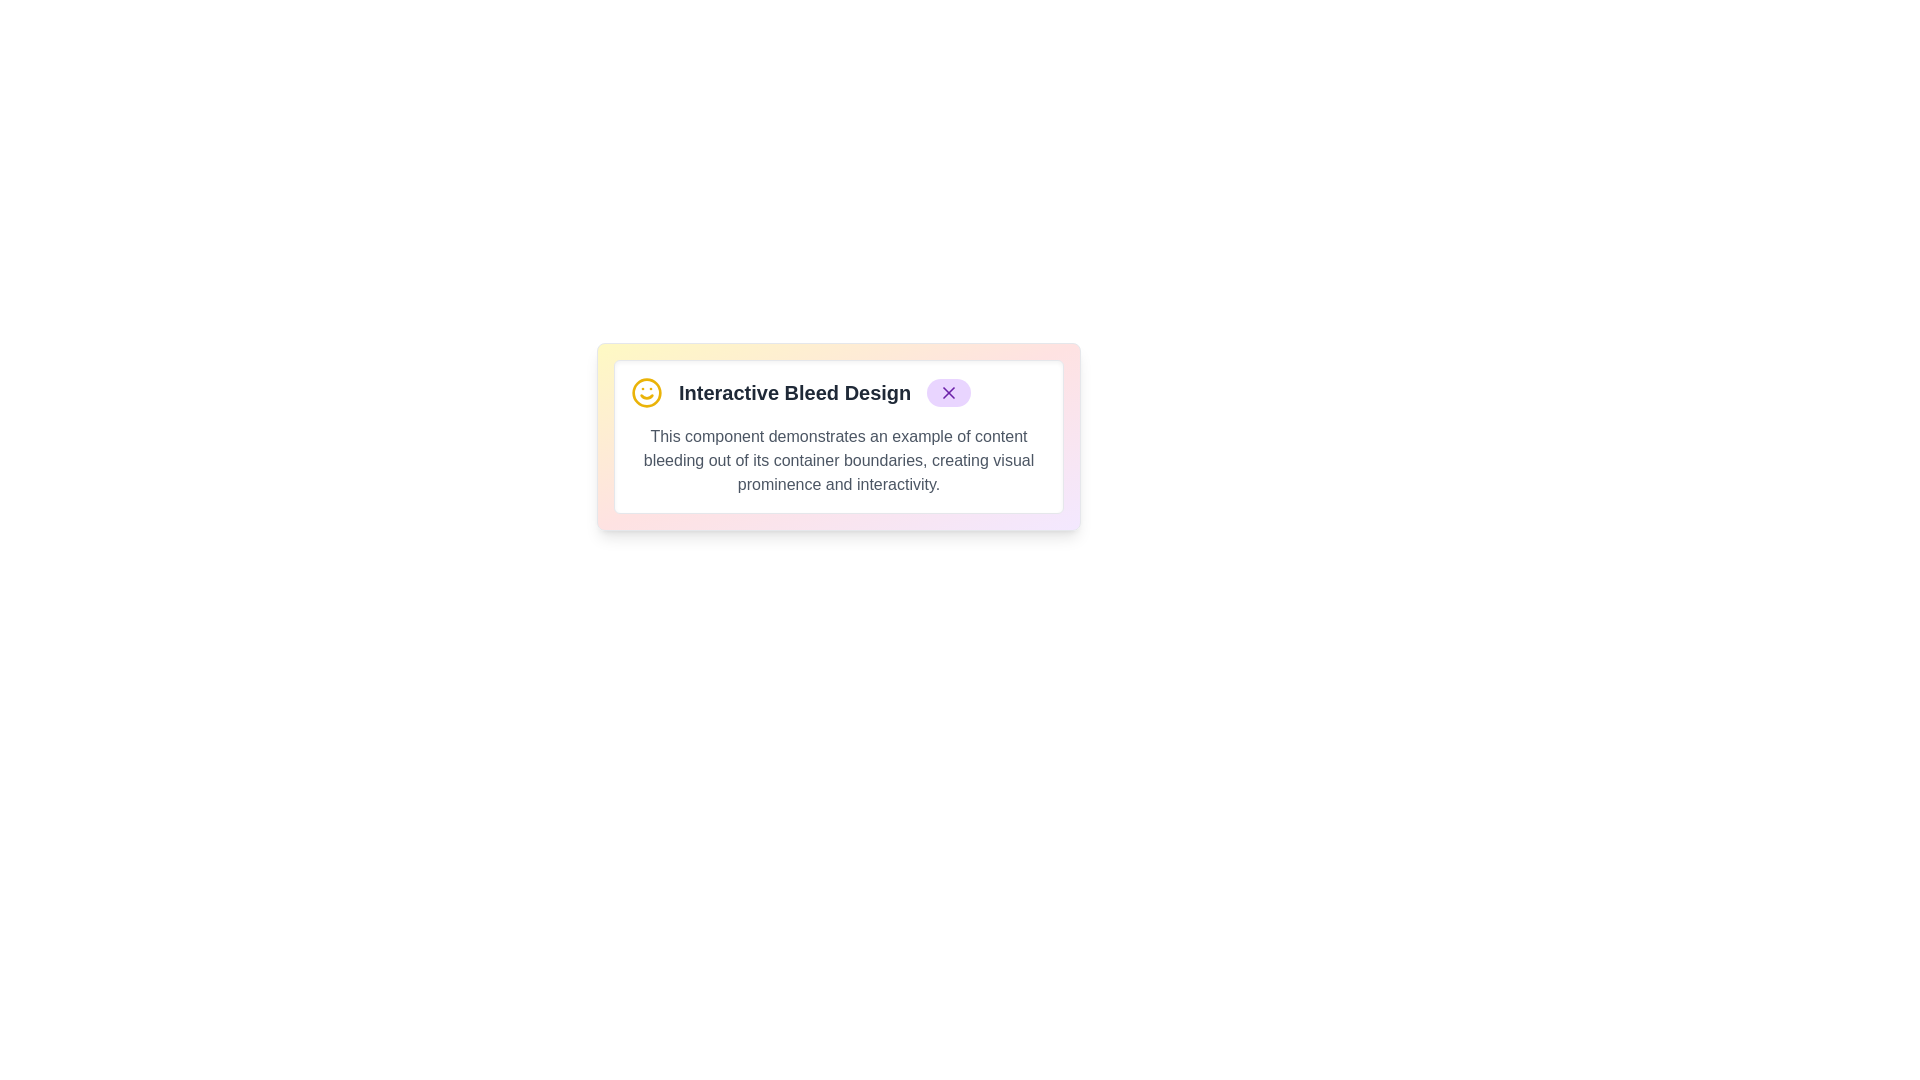 This screenshot has height=1080, width=1920. I want to click on the 'Interactive Bleed Design' text label for accessibility navigation, so click(794, 393).